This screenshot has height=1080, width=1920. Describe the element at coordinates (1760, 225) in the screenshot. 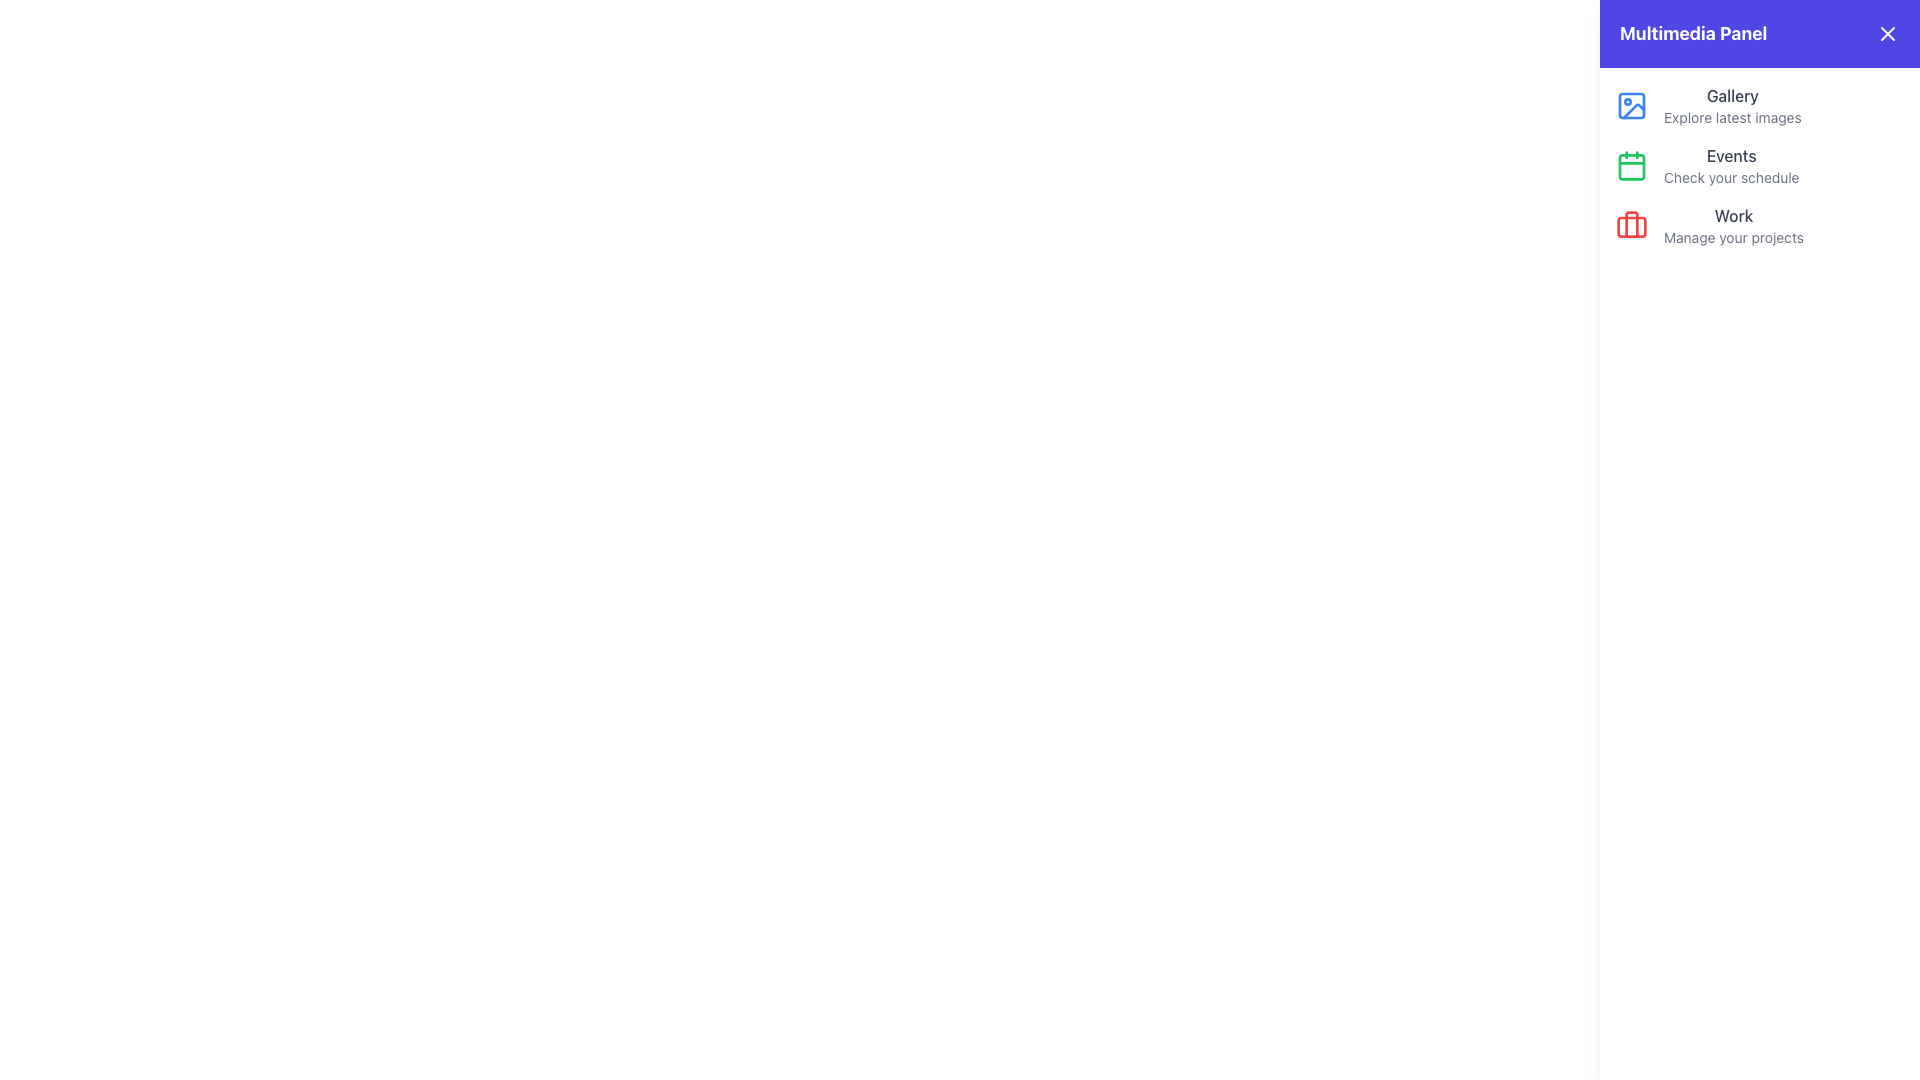

I see `the third list item in the vertical menu labeled 'Multimedia Panel'` at that location.